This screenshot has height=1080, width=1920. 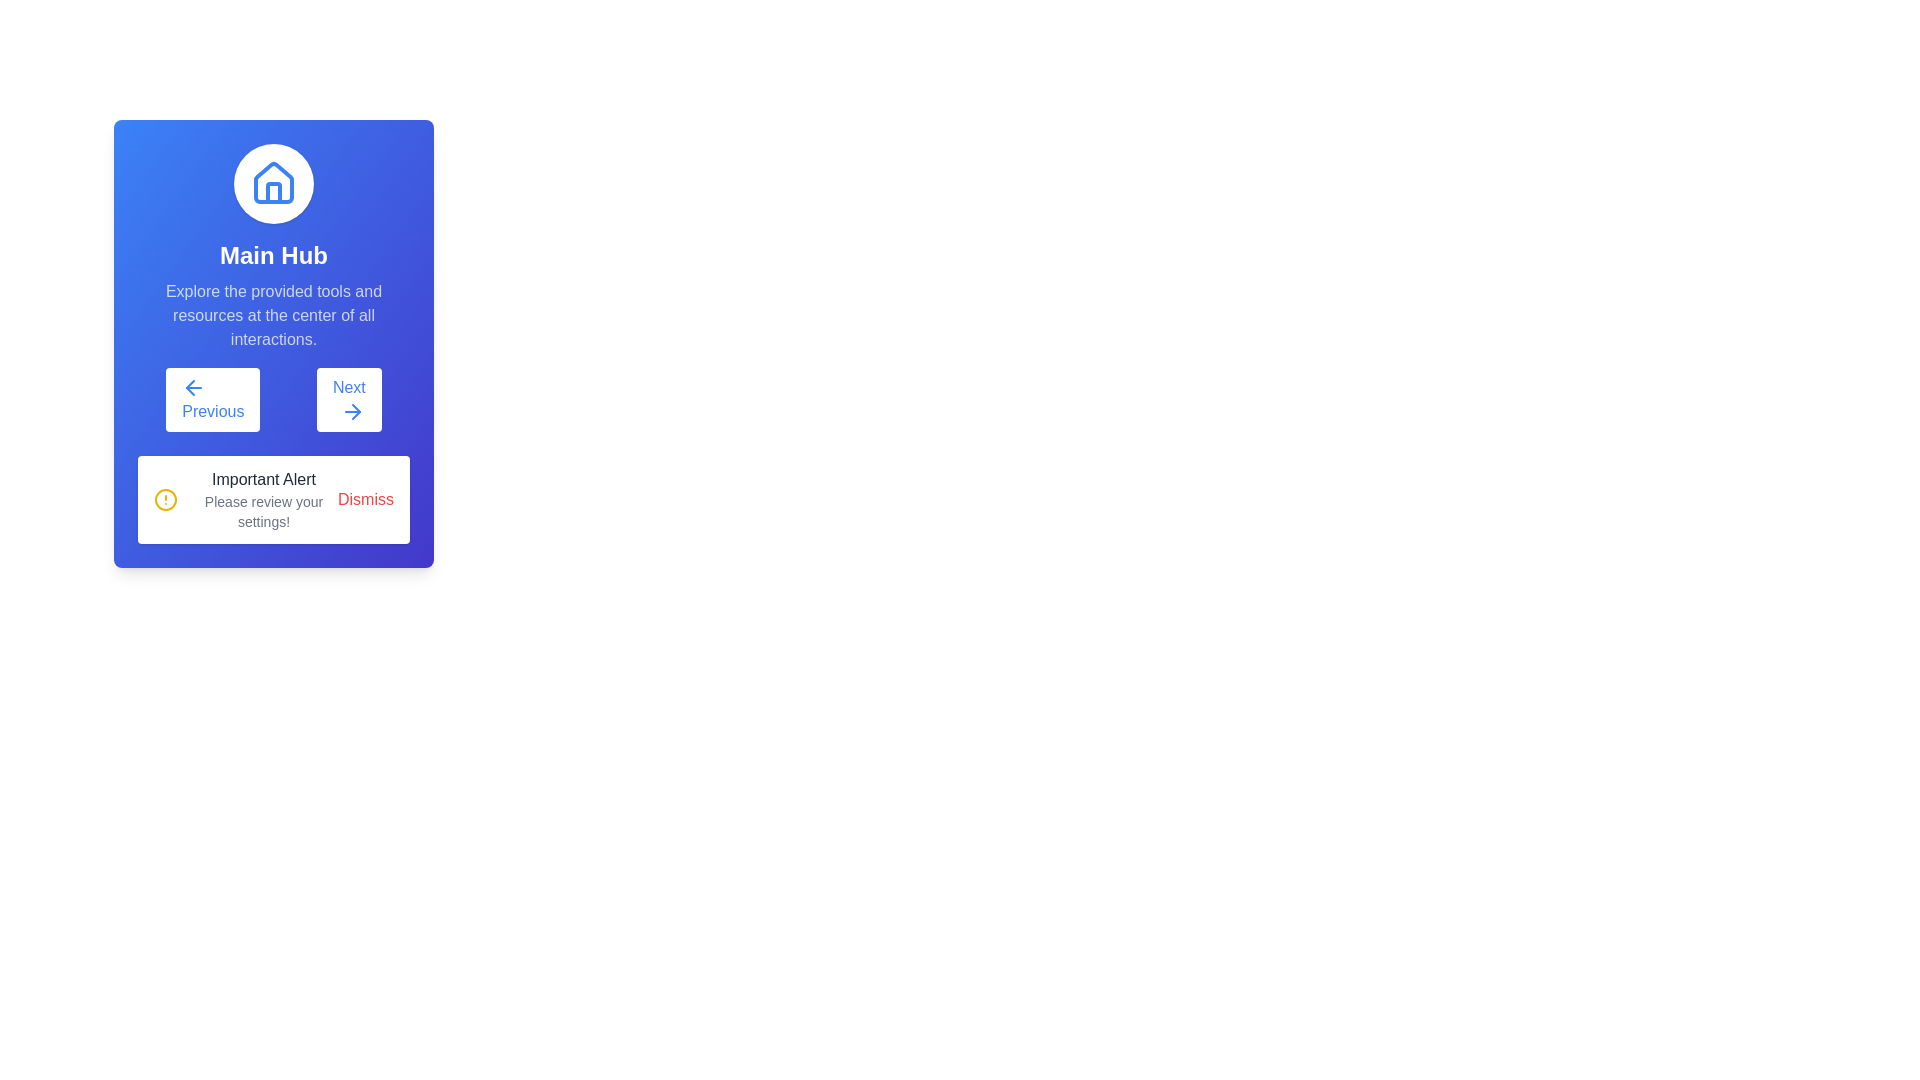 I want to click on the blue arrow icon pointing to the right, located within the 'Next' button, so click(x=352, y=411).